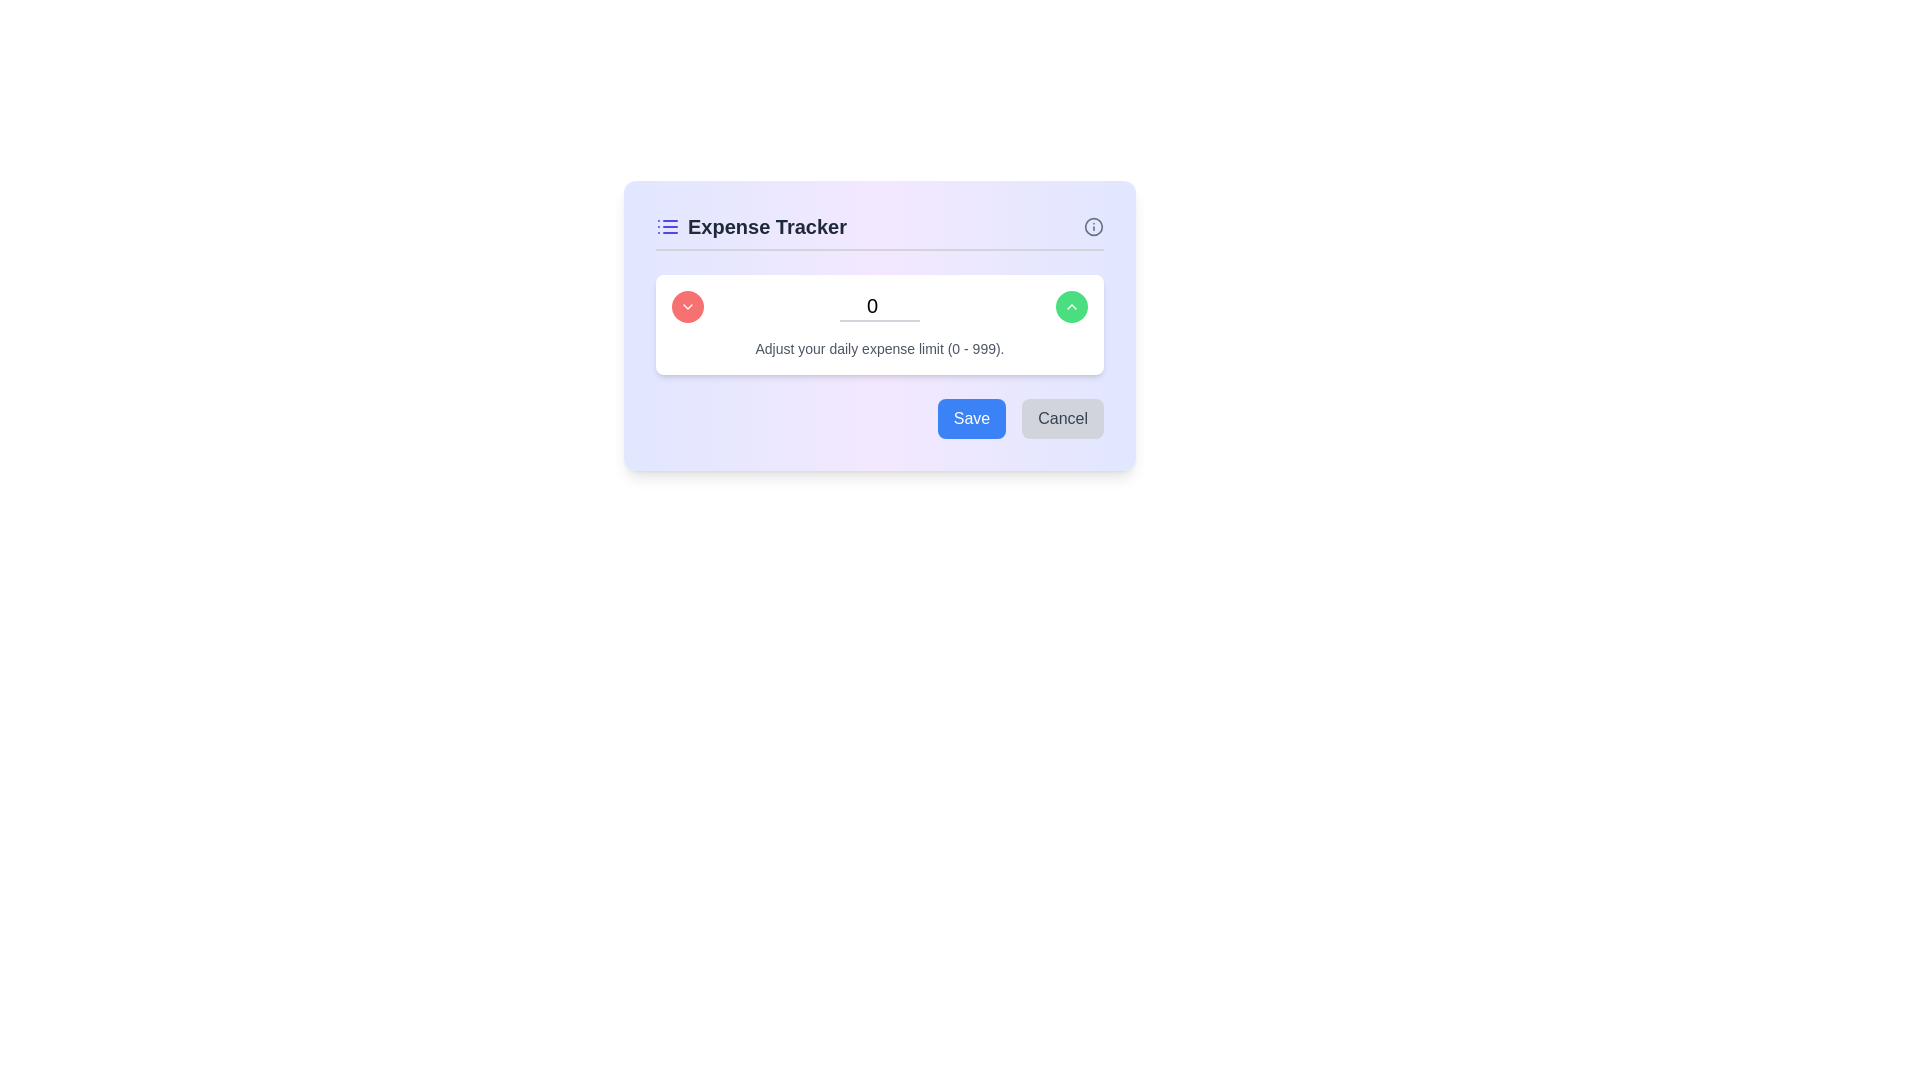  Describe the element at coordinates (687, 307) in the screenshot. I see `the decrement button located at the leftmost position among three sibling elements in the white bordered section of the form` at that location.